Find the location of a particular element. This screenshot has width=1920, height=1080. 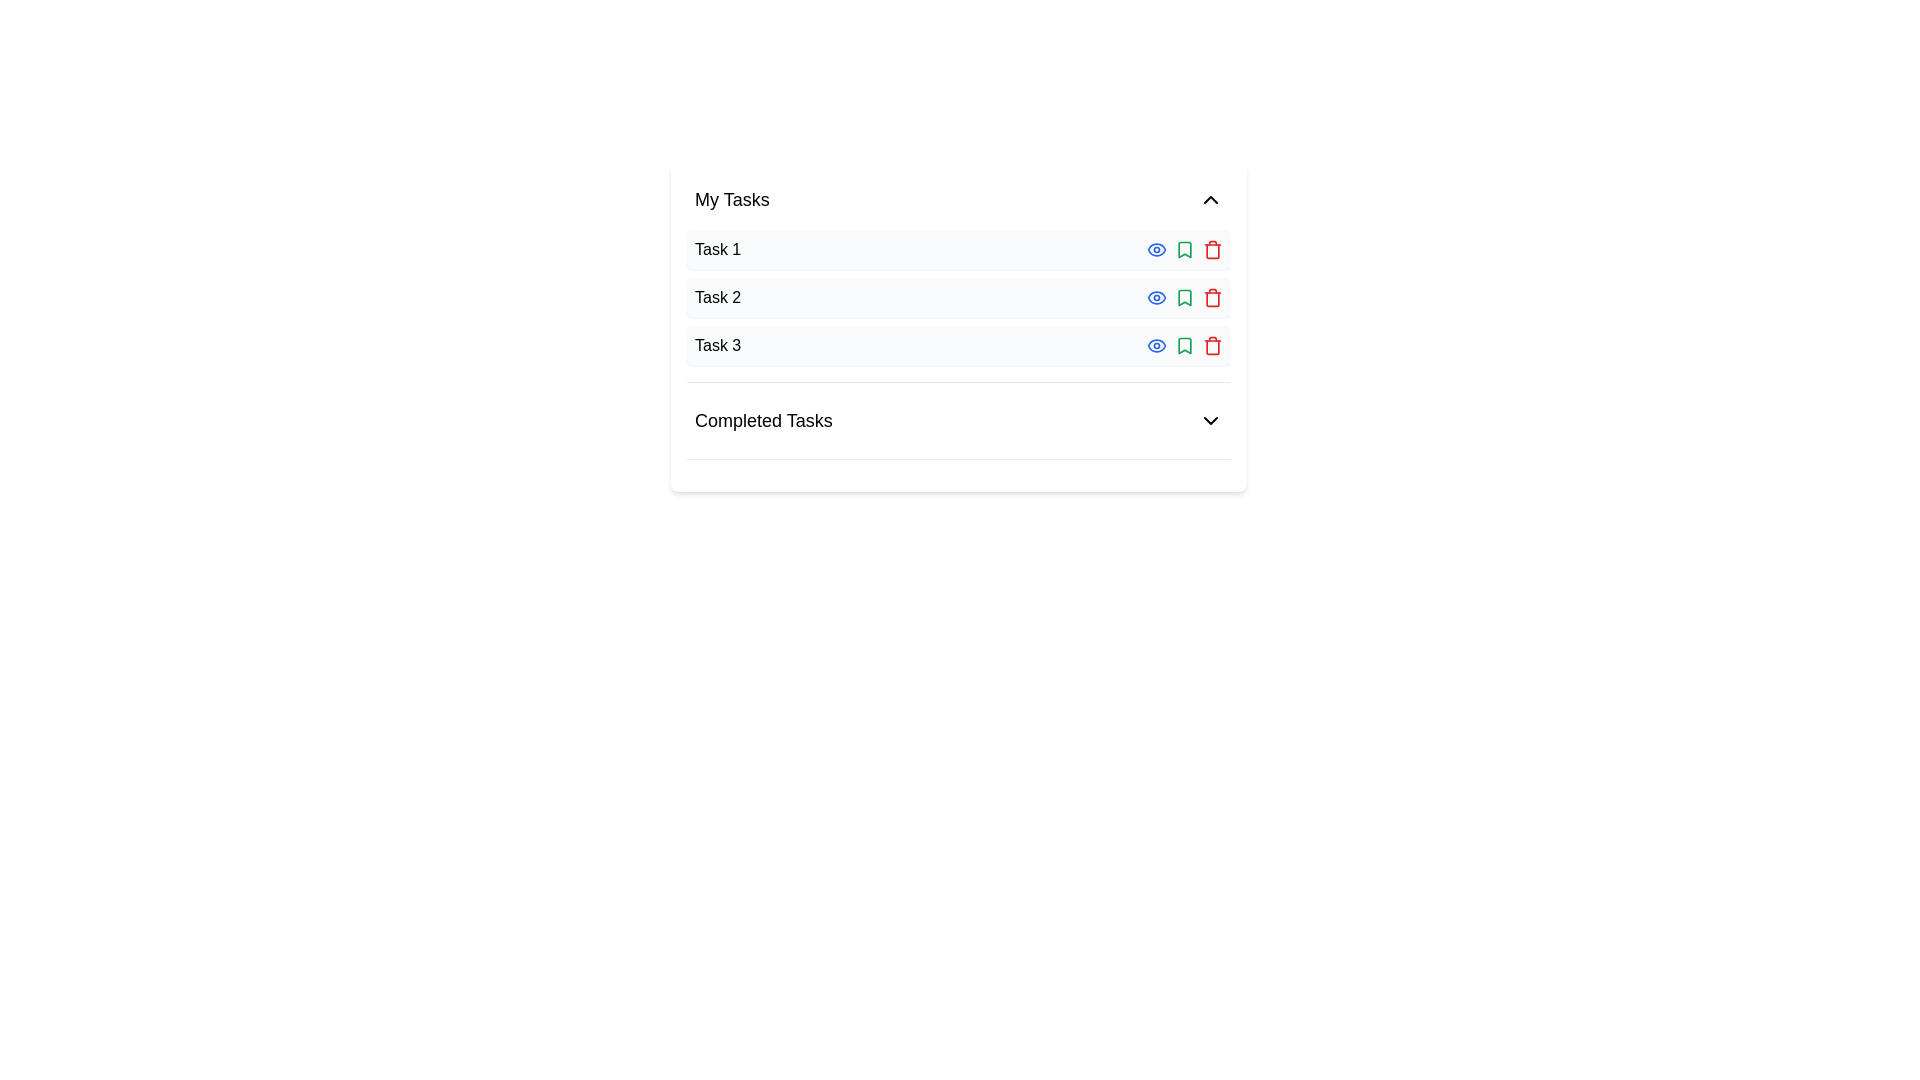

the green-colored bookmark icon located to the right of the third task item in the list to bookmark the task is located at coordinates (1185, 249).